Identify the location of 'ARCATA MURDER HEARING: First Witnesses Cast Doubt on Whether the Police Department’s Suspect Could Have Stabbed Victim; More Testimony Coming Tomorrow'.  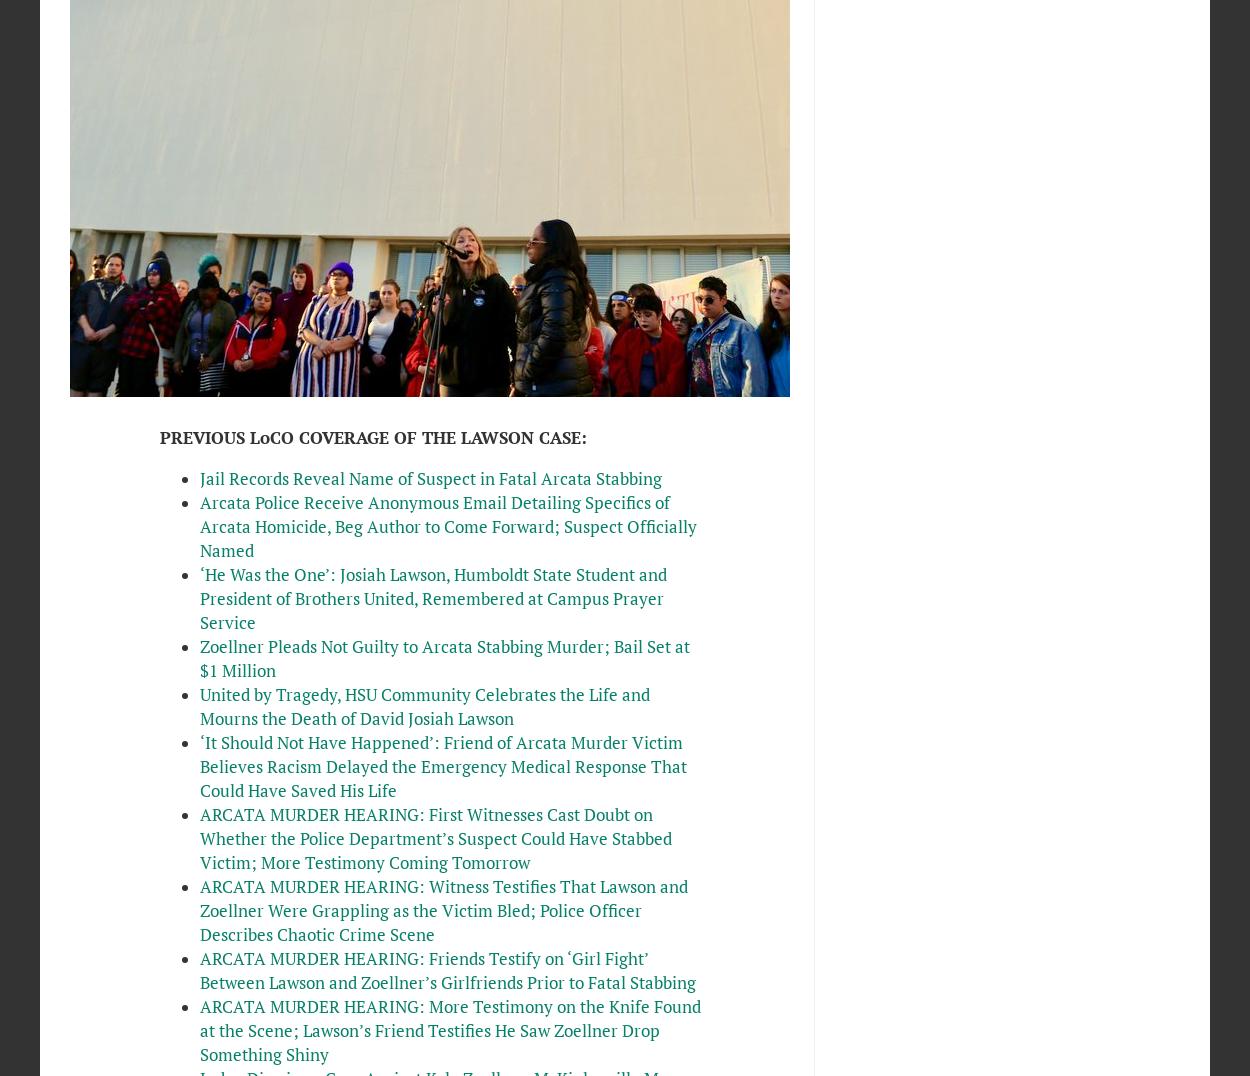
(434, 836).